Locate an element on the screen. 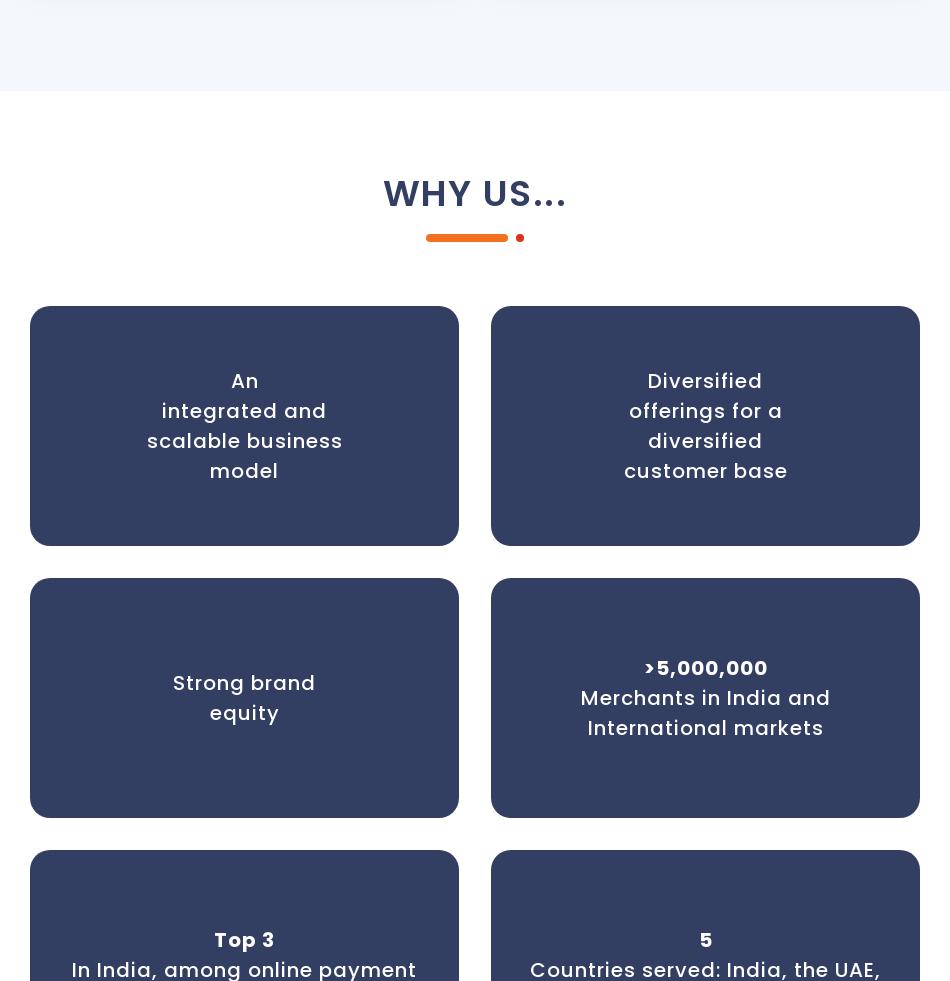 The height and width of the screenshot is (981, 950). 'customer base' is located at coordinates (623, 469).